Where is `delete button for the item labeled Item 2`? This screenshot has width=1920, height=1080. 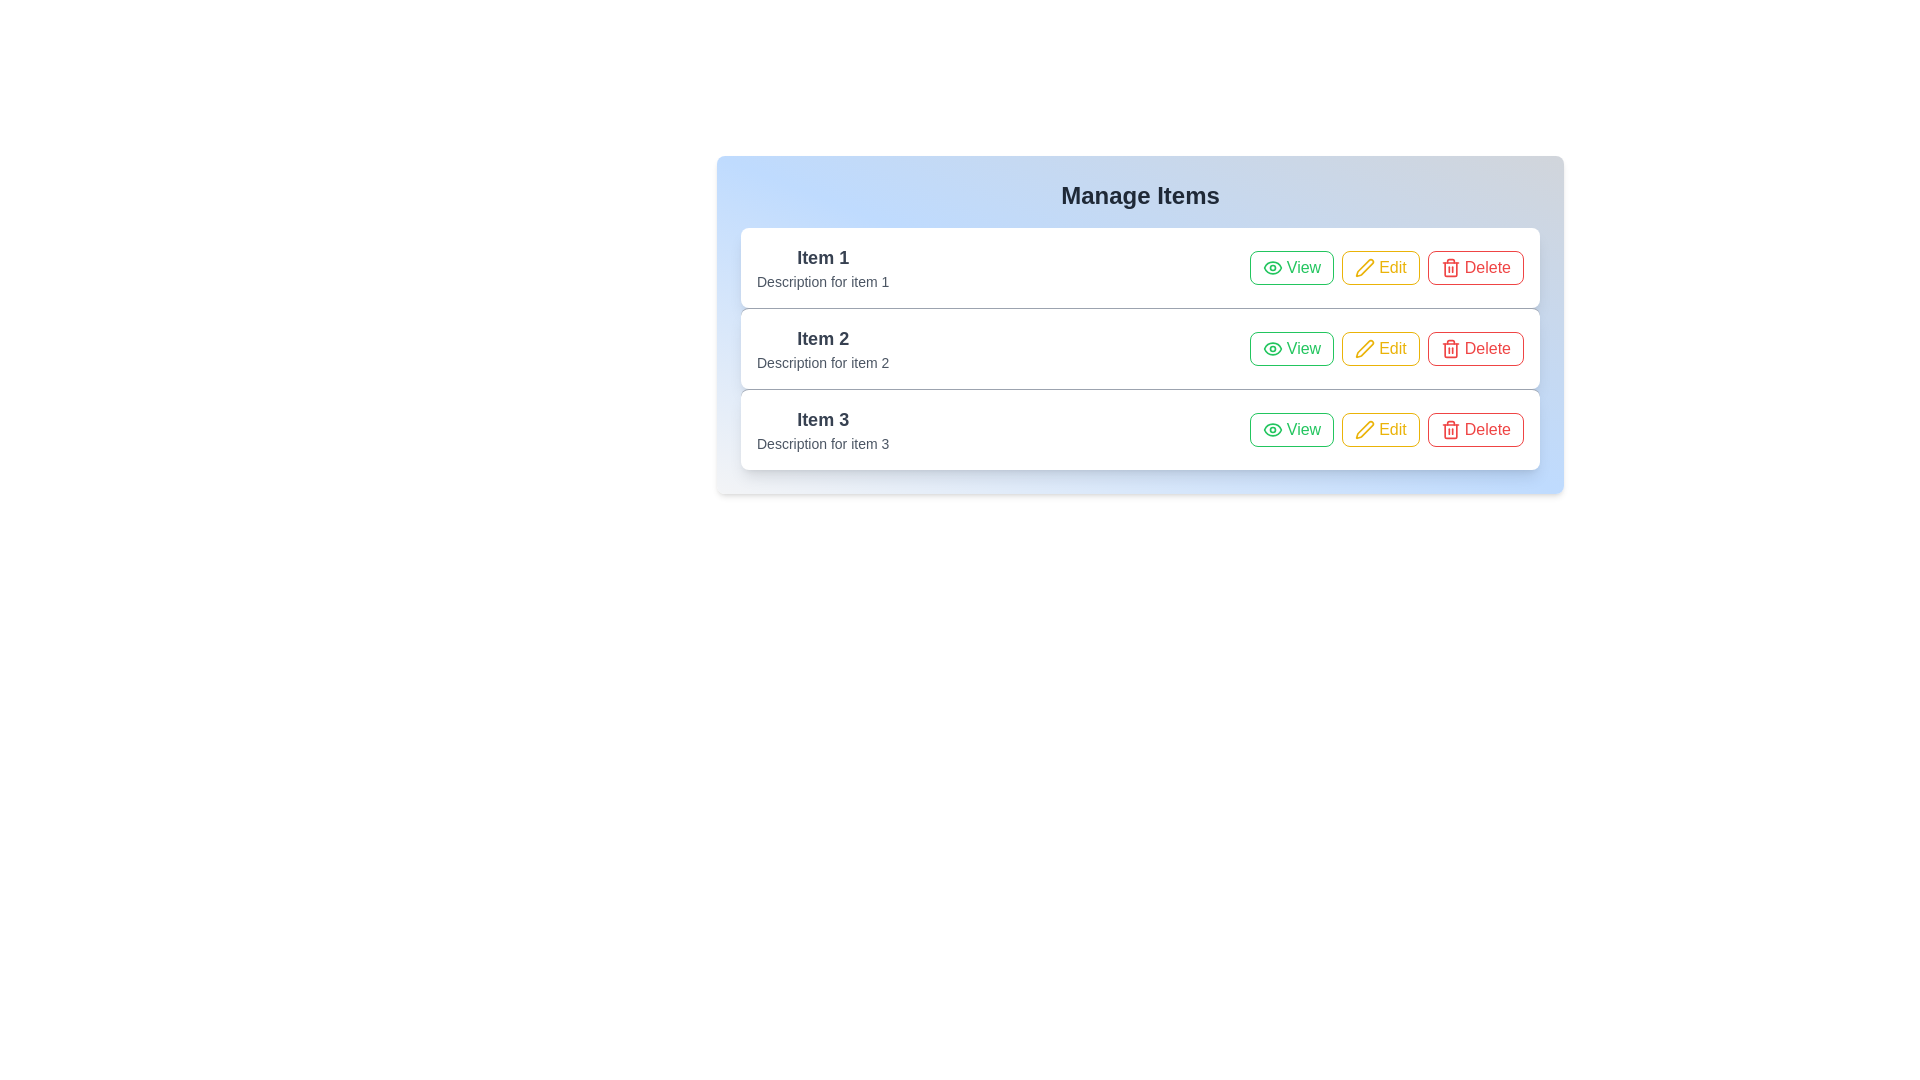 delete button for the item labeled Item 2 is located at coordinates (1475, 347).